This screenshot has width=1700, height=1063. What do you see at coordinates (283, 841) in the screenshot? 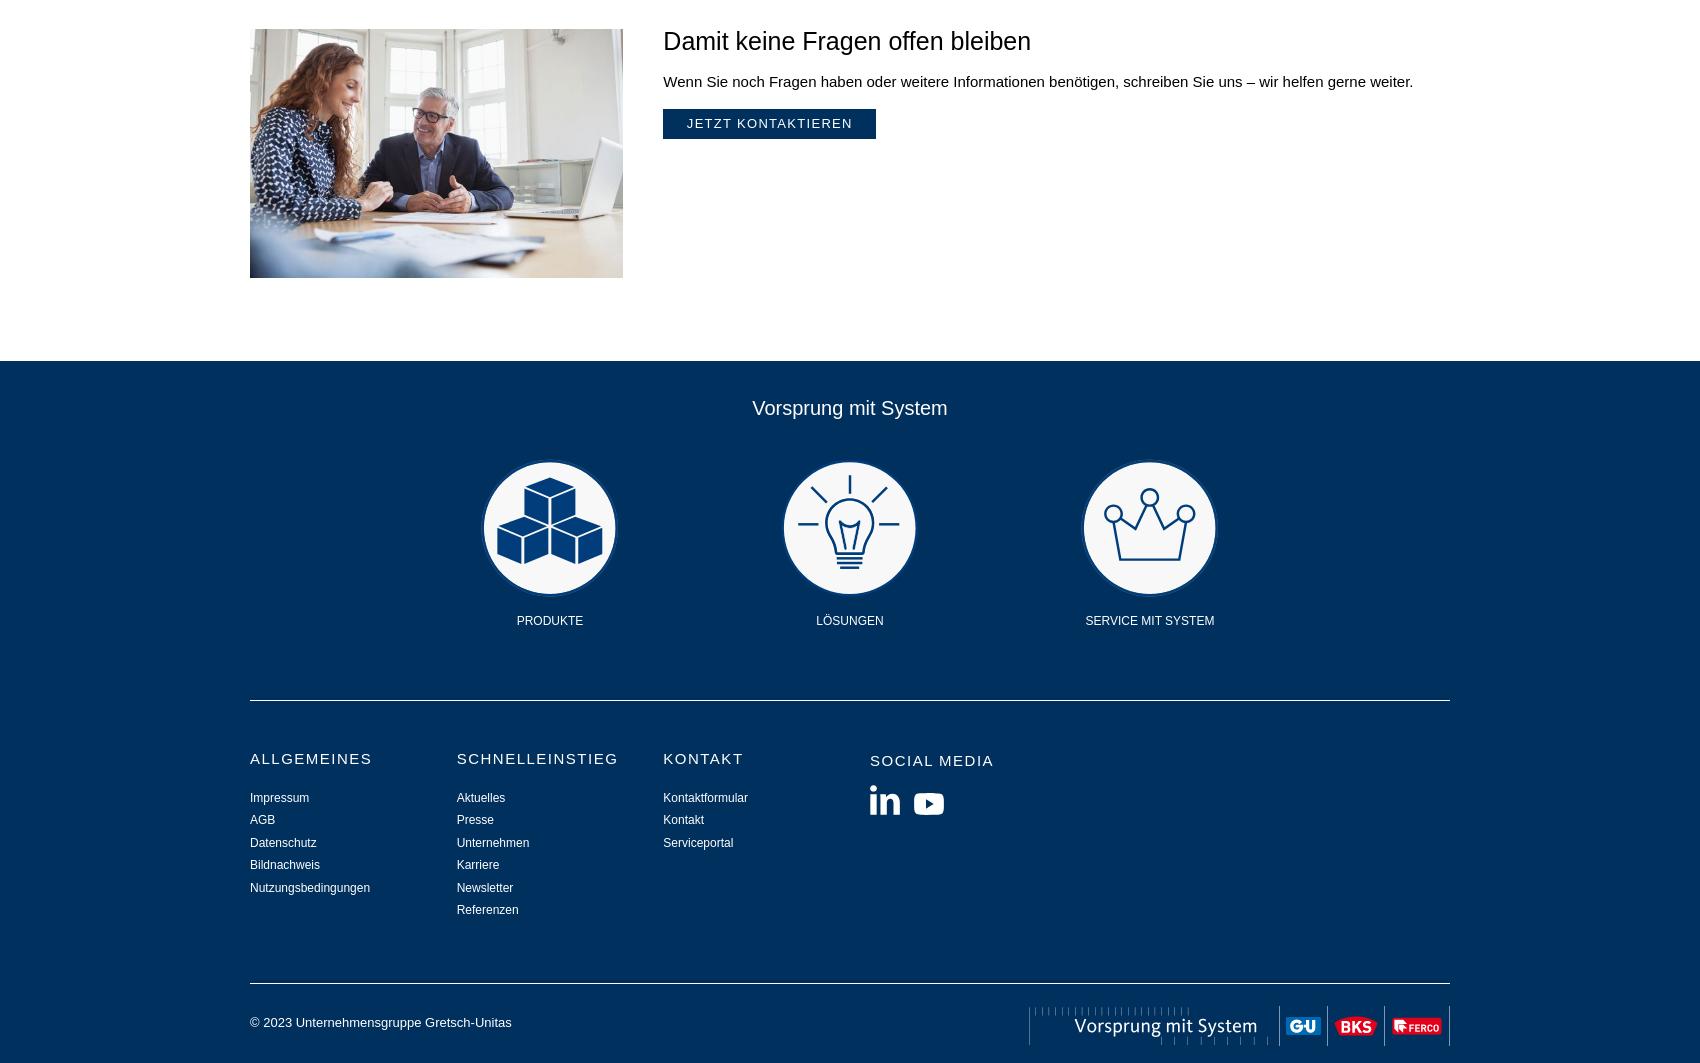
I see `'Datenschutz'` at bounding box center [283, 841].